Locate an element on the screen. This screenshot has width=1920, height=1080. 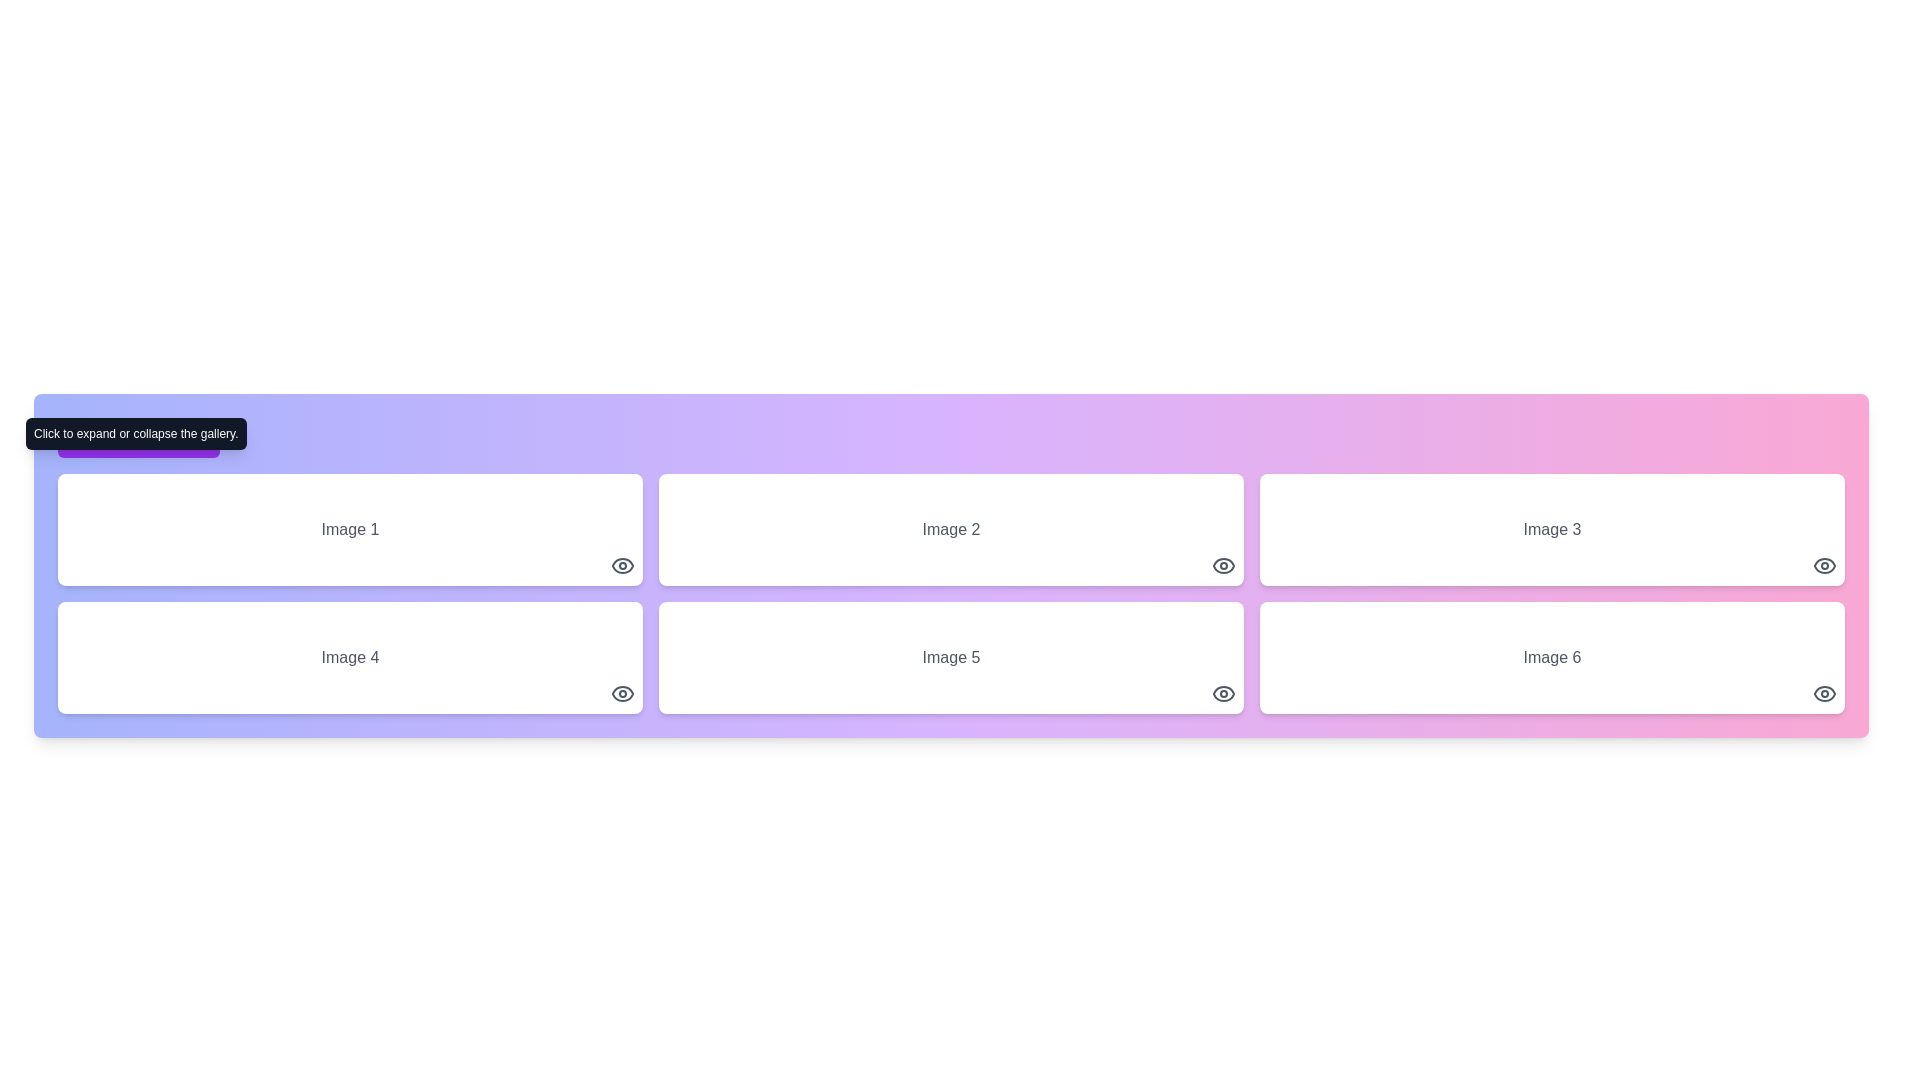
the SVG icon located at the bottom-right corner of the card labeled 'Image 6' is located at coordinates (1824, 693).